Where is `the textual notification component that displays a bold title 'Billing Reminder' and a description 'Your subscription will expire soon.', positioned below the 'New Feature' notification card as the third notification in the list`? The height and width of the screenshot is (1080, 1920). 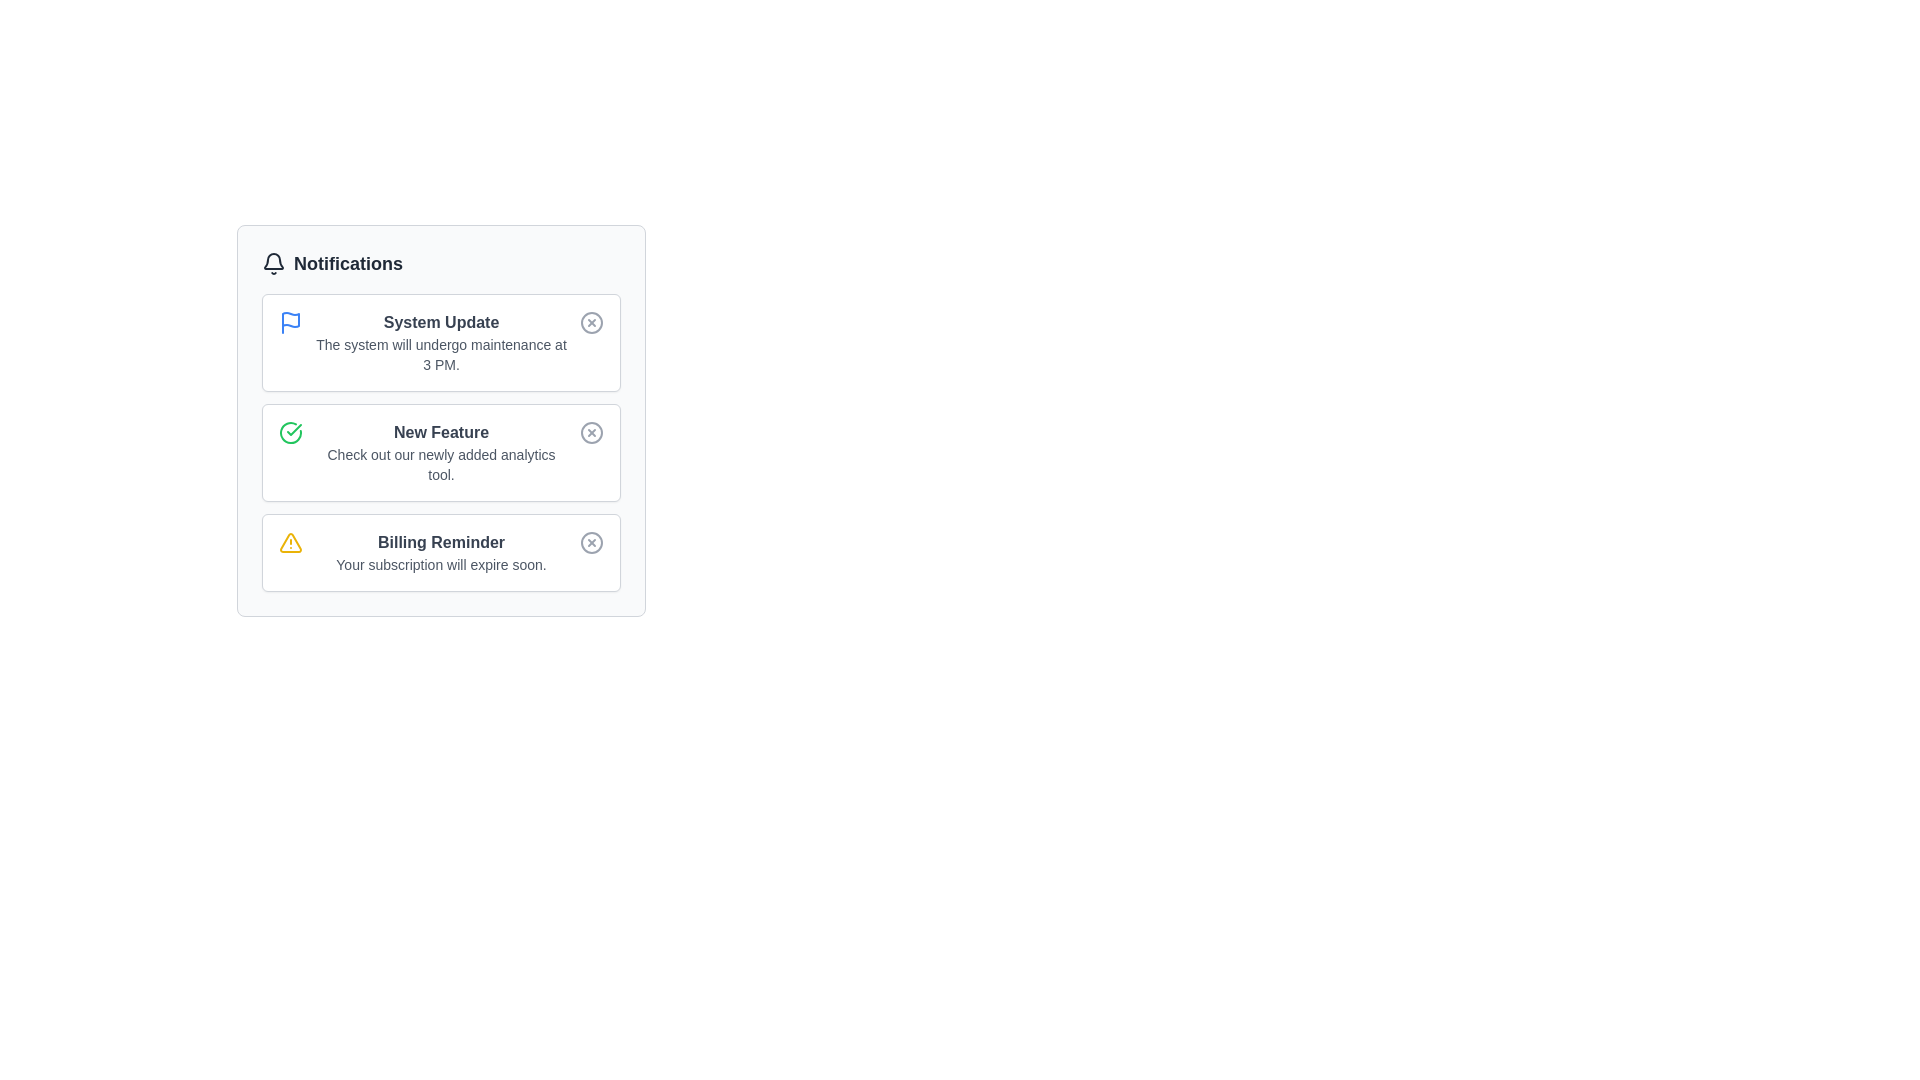
the textual notification component that displays a bold title 'Billing Reminder' and a description 'Your subscription will expire soon.', positioned below the 'New Feature' notification card as the third notification in the list is located at coordinates (440, 552).